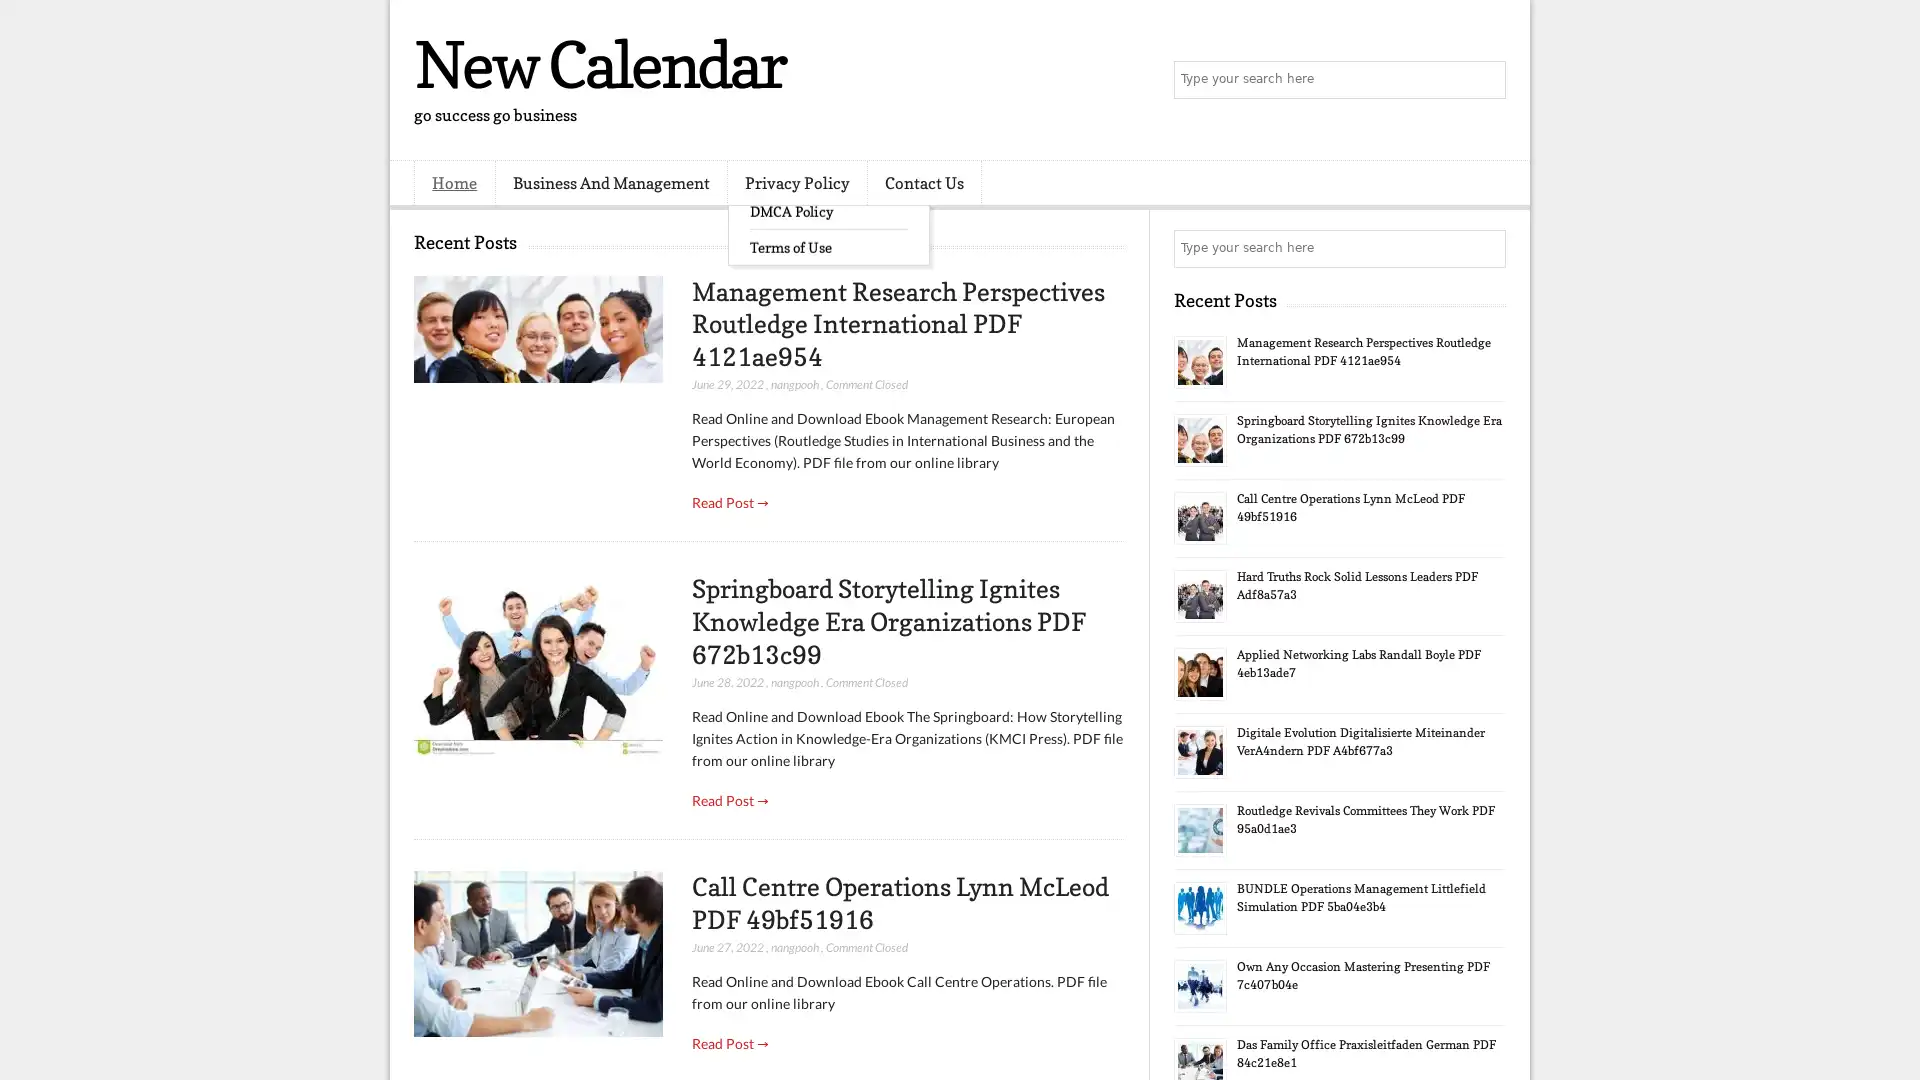 The width and height of the screenshot is (1920, 1080). What do you see at coordinates (1485, 80) in the screenshot?
I see `Search` at bounding box center [1485, 80].